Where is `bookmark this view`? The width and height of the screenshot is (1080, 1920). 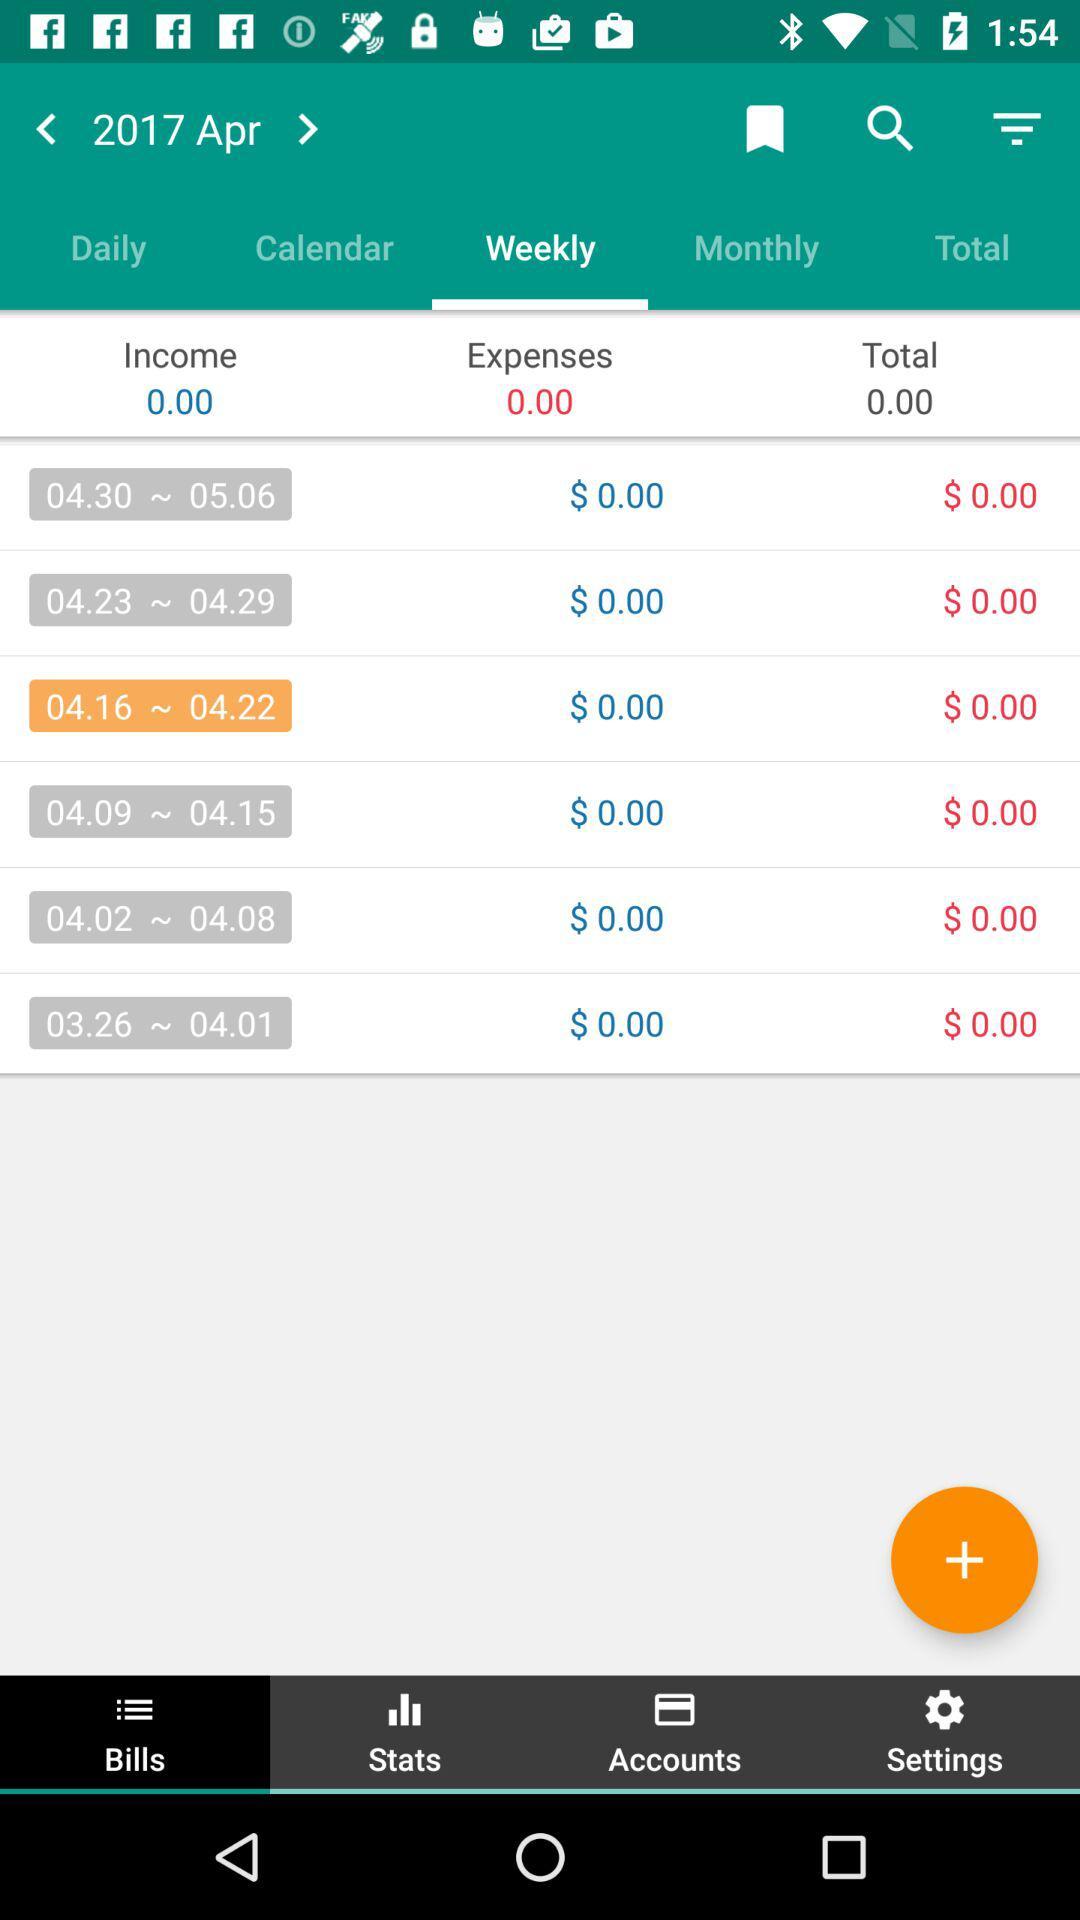 bookmark this view is located at coordinates (764, 127).